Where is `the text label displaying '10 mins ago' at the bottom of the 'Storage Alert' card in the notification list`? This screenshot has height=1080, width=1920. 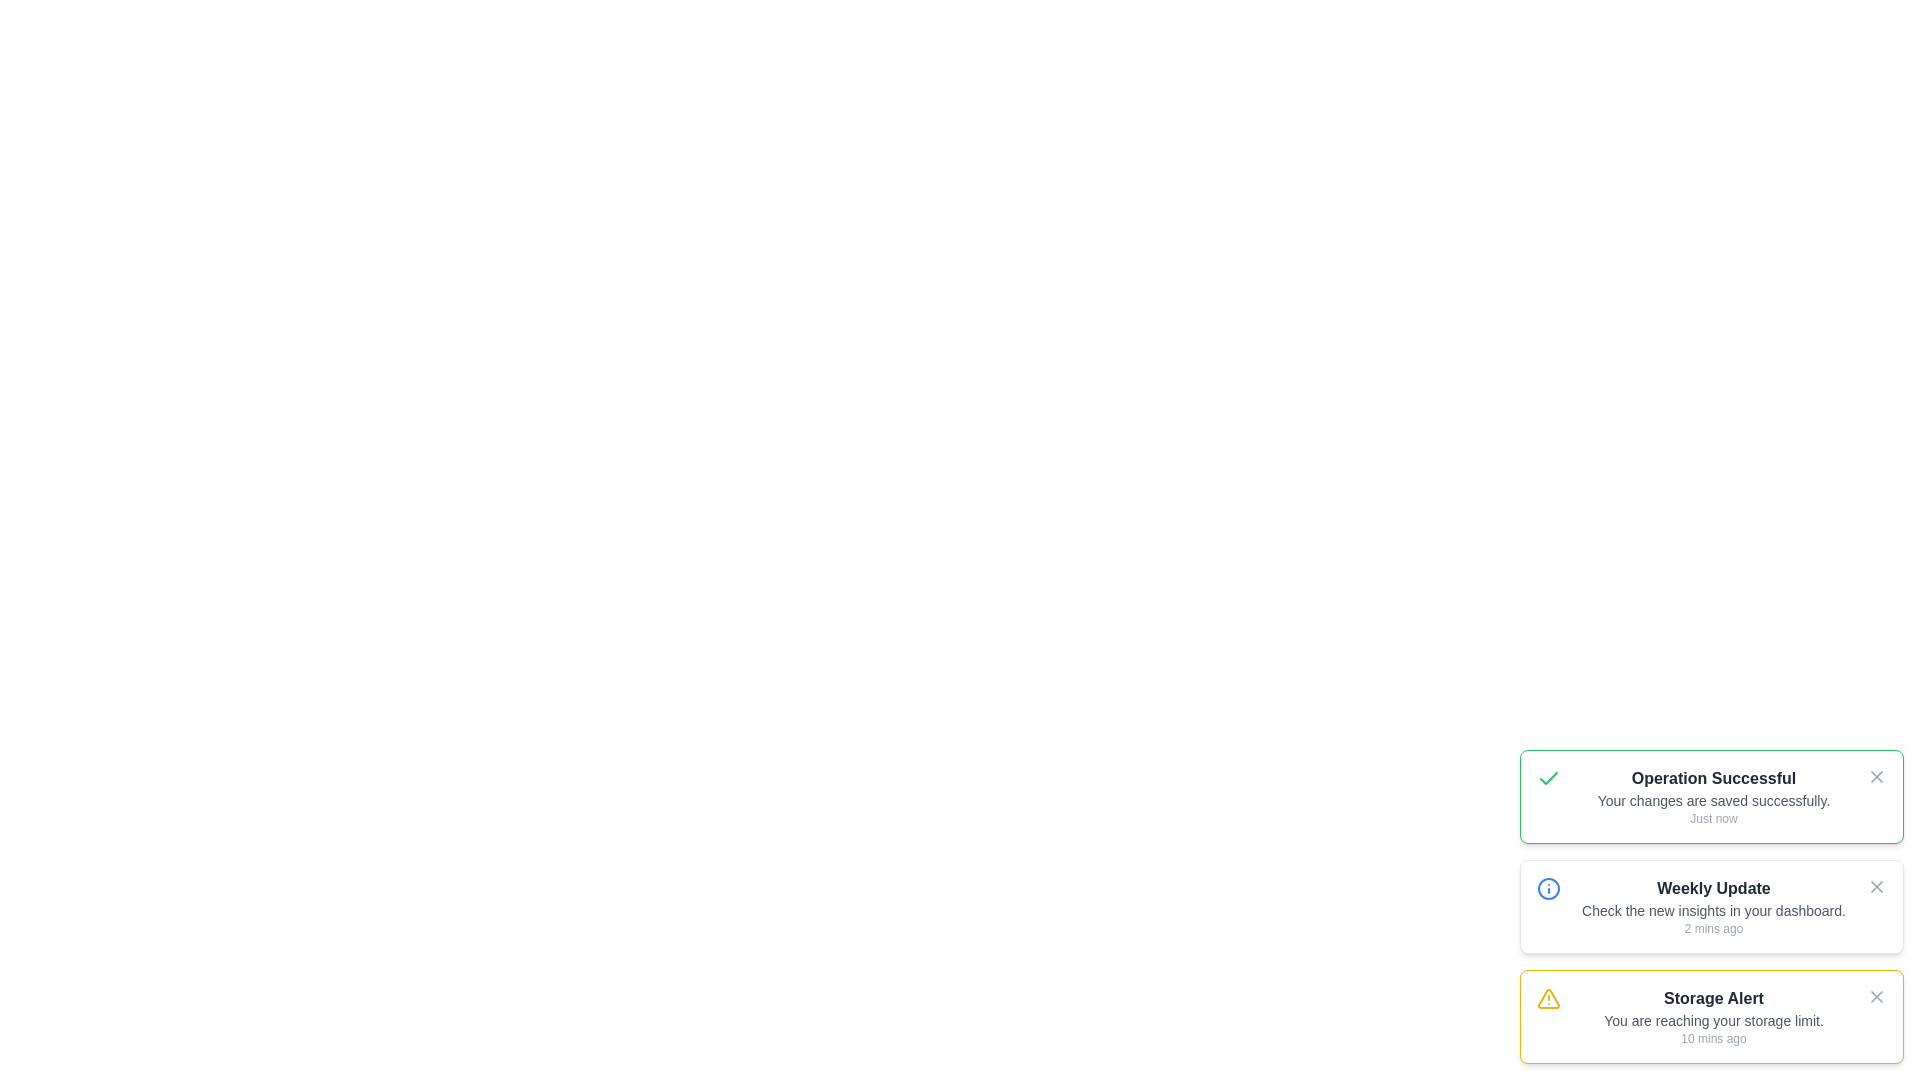 the text label displaying '10 mins ago' at the bottom of the 'Storage Alert' card in the notification list is located at coordinates (1712, 1037).